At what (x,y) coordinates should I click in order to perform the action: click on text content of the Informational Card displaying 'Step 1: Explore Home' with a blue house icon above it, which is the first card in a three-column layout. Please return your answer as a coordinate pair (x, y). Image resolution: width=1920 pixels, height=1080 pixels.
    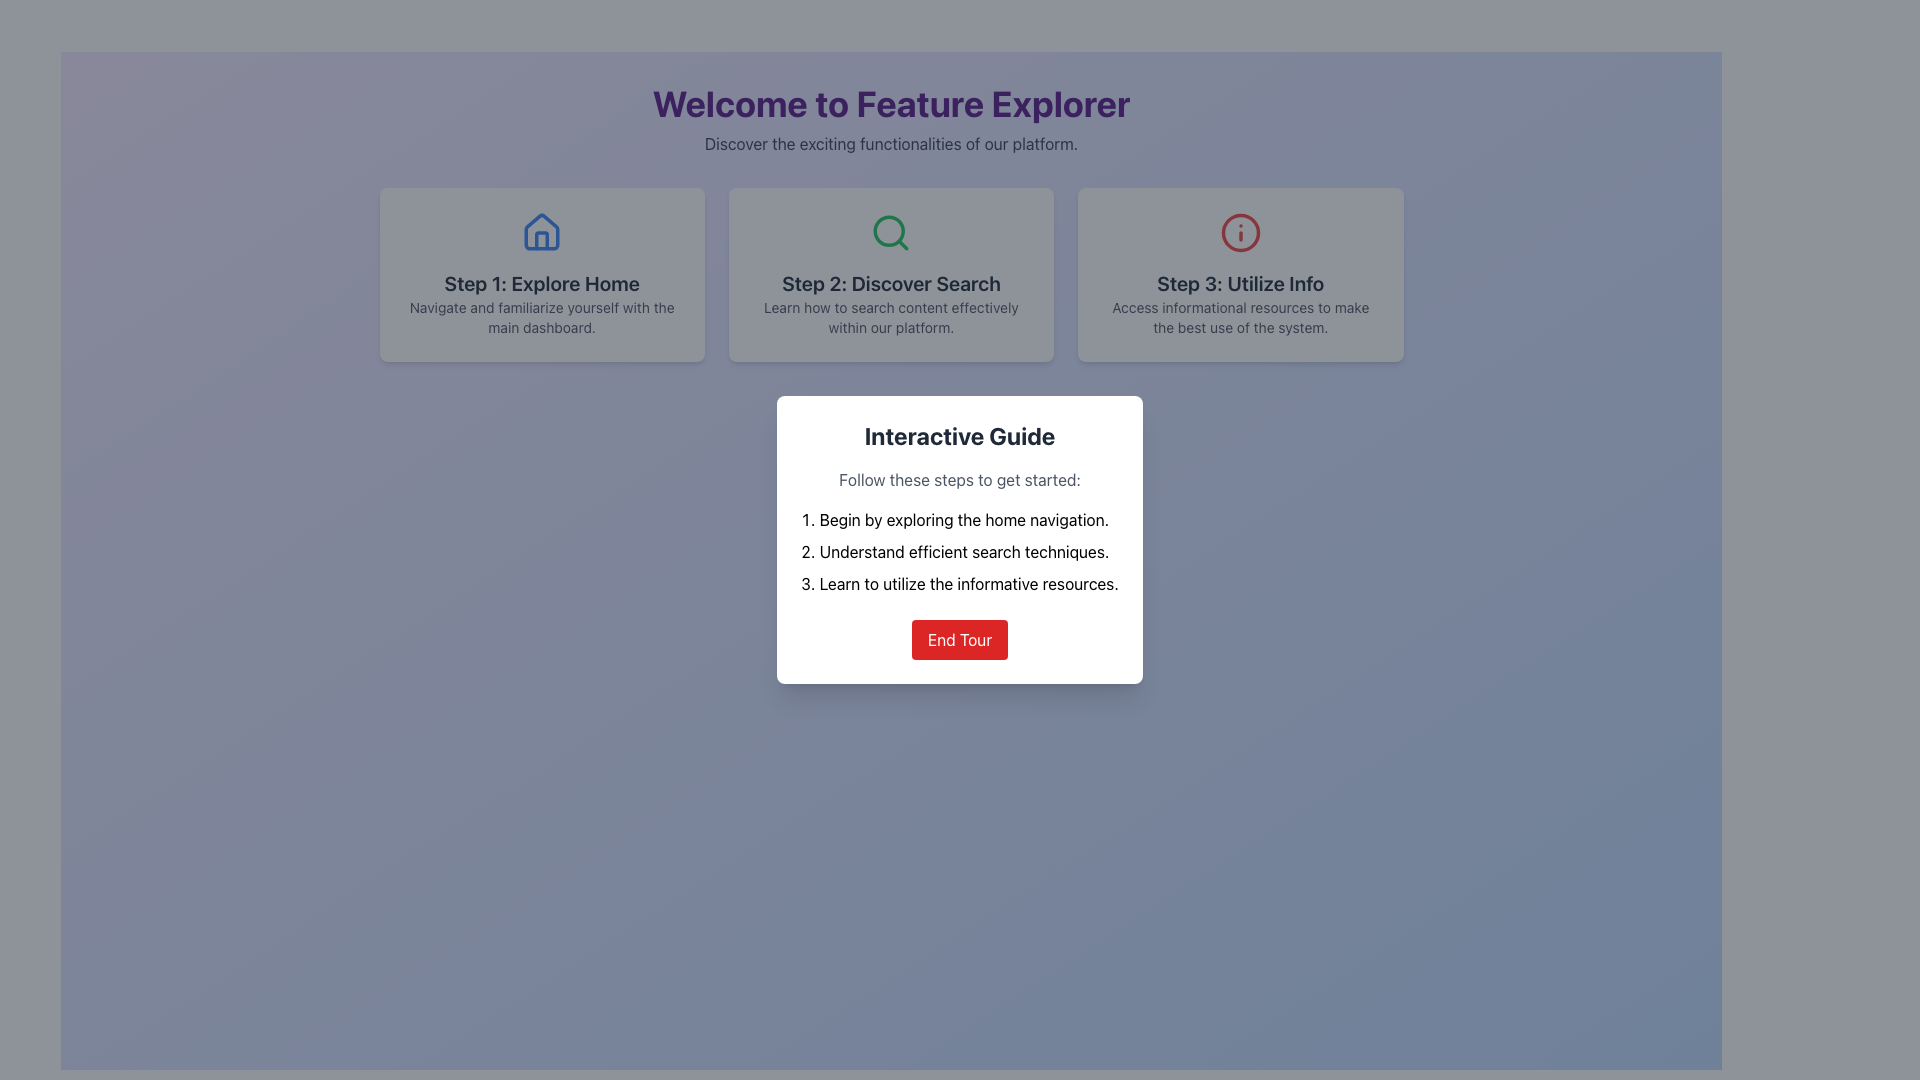
    Looking at the image, I should click on (542, 274).